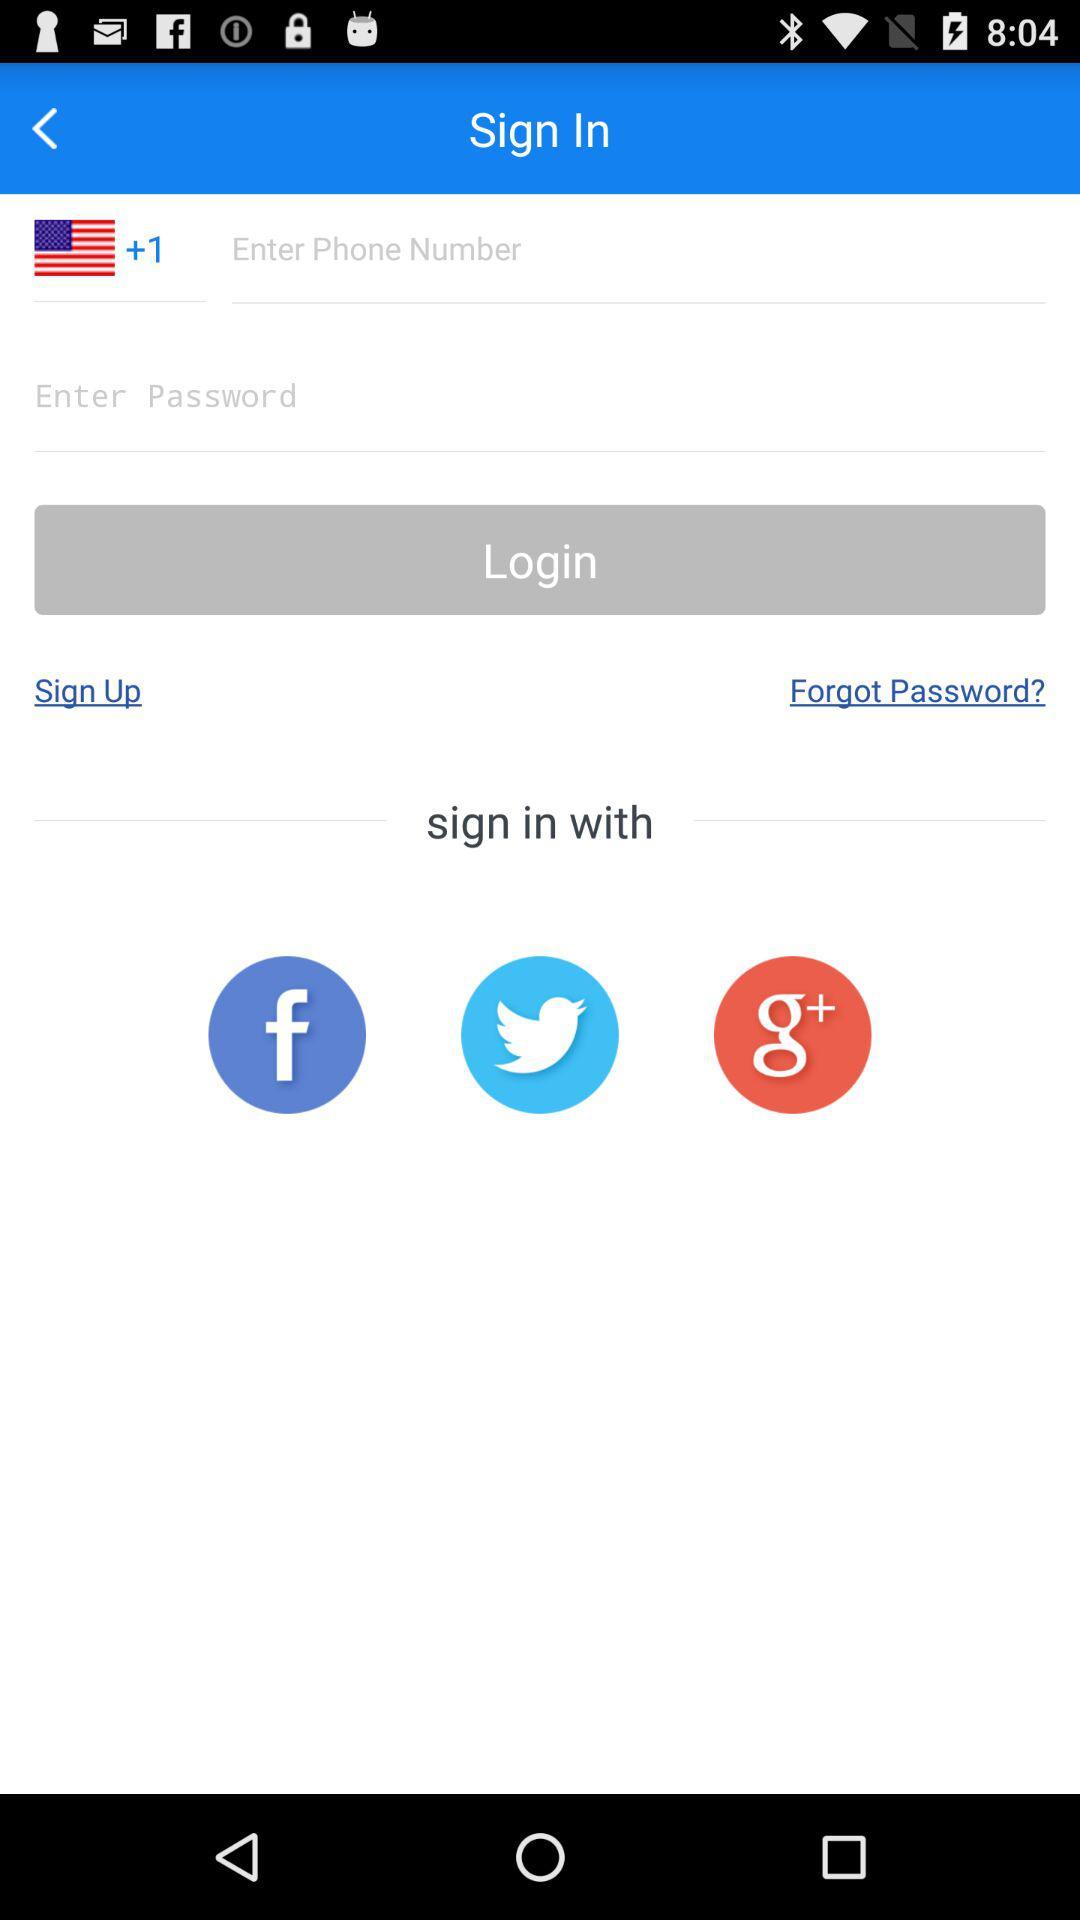 Image resolution: width=1080 pixels, height=1920 pixels. Describe the element at coordinates (917, 689) in the screenshot. I see `app to the right of sign up` at that location.